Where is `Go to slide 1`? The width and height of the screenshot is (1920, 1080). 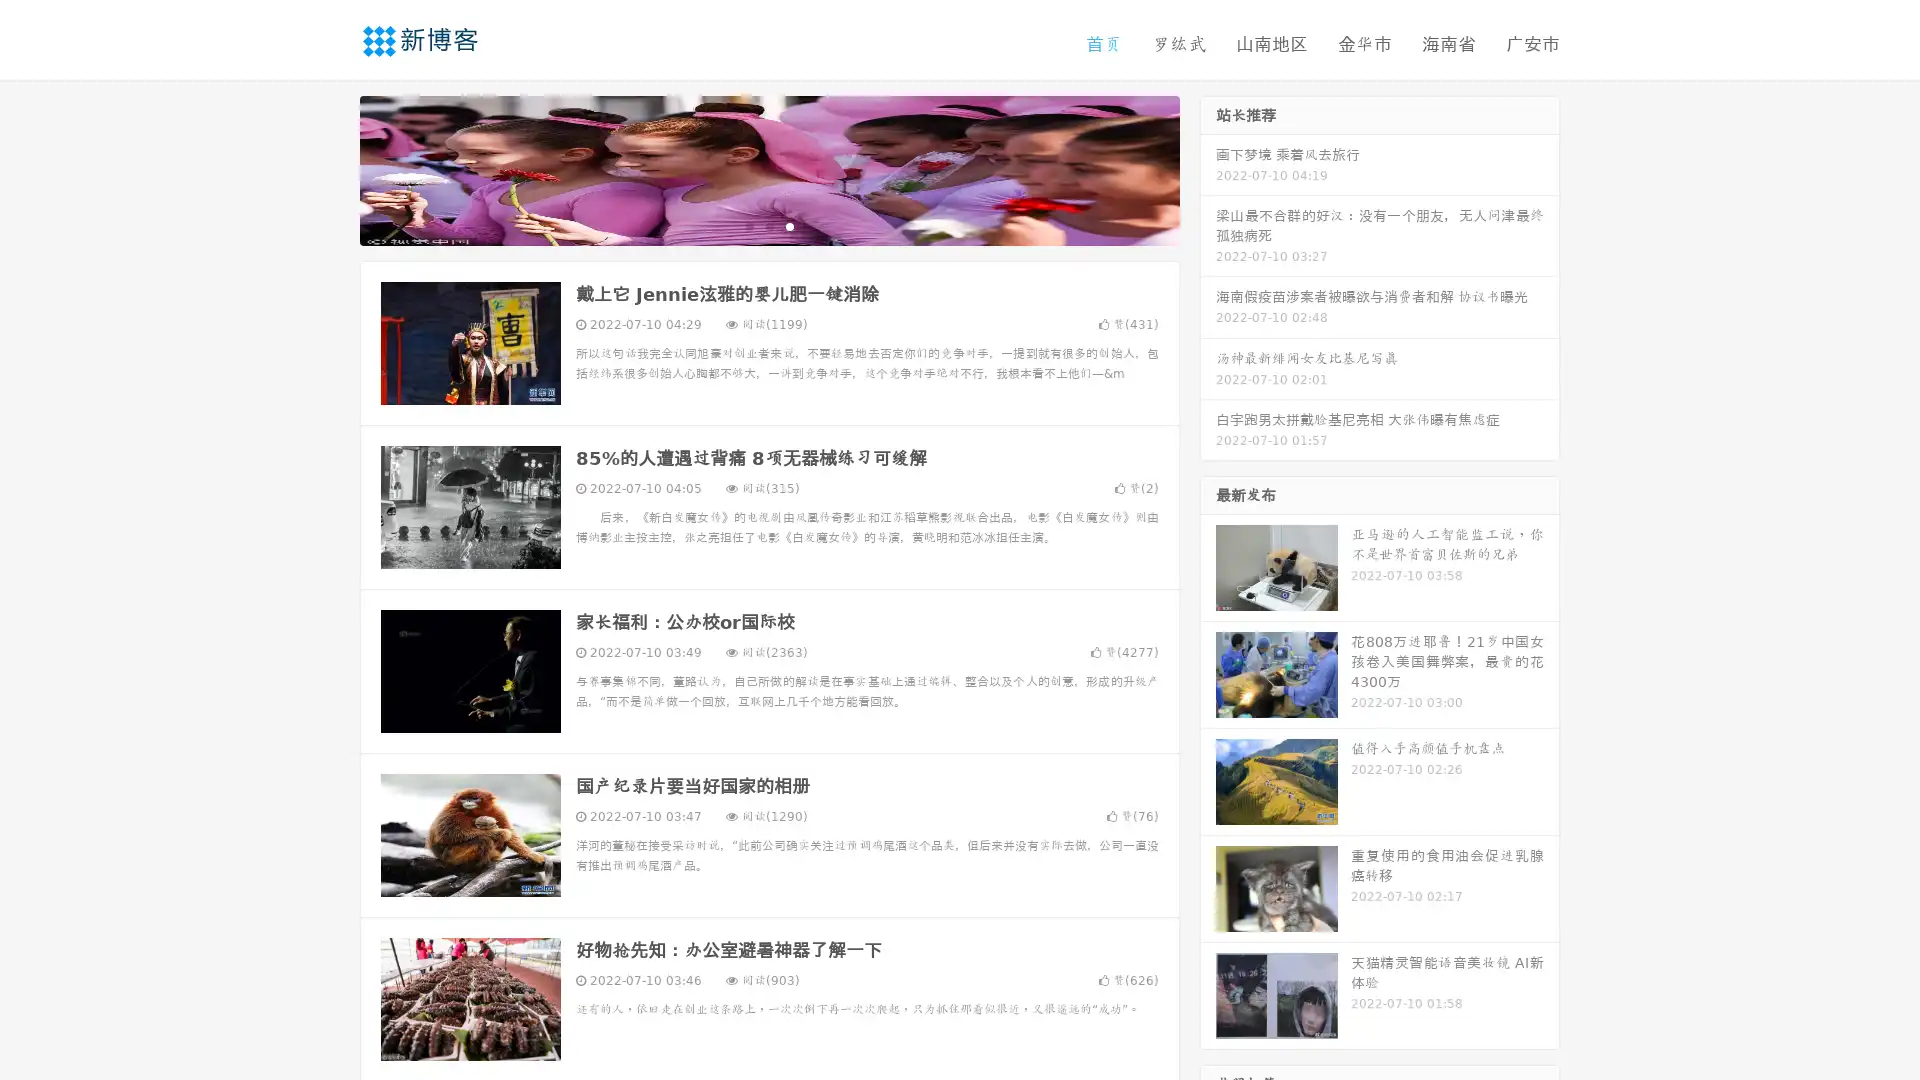 Go to slide 1 is located at coordinates (748, 225).